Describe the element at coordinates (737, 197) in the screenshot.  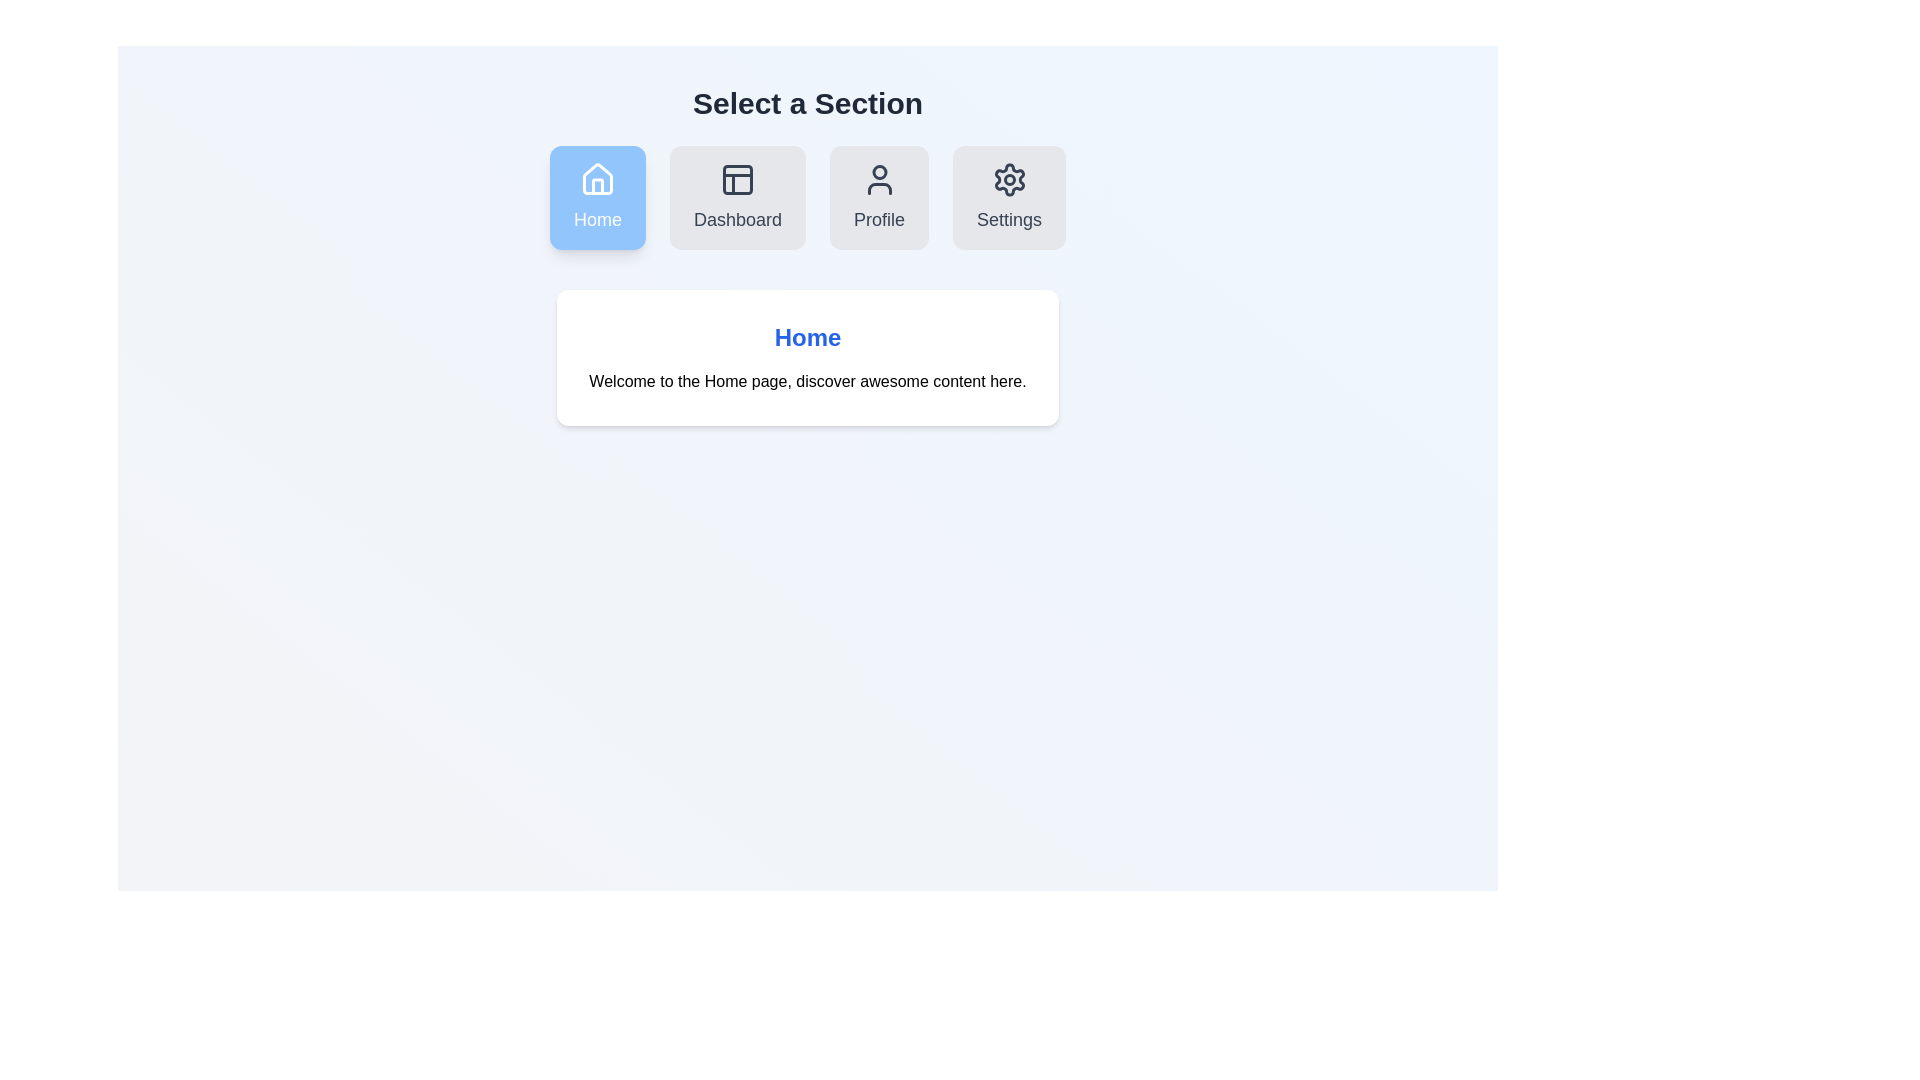
I see `the Dashboard section icon to select it` at that location.